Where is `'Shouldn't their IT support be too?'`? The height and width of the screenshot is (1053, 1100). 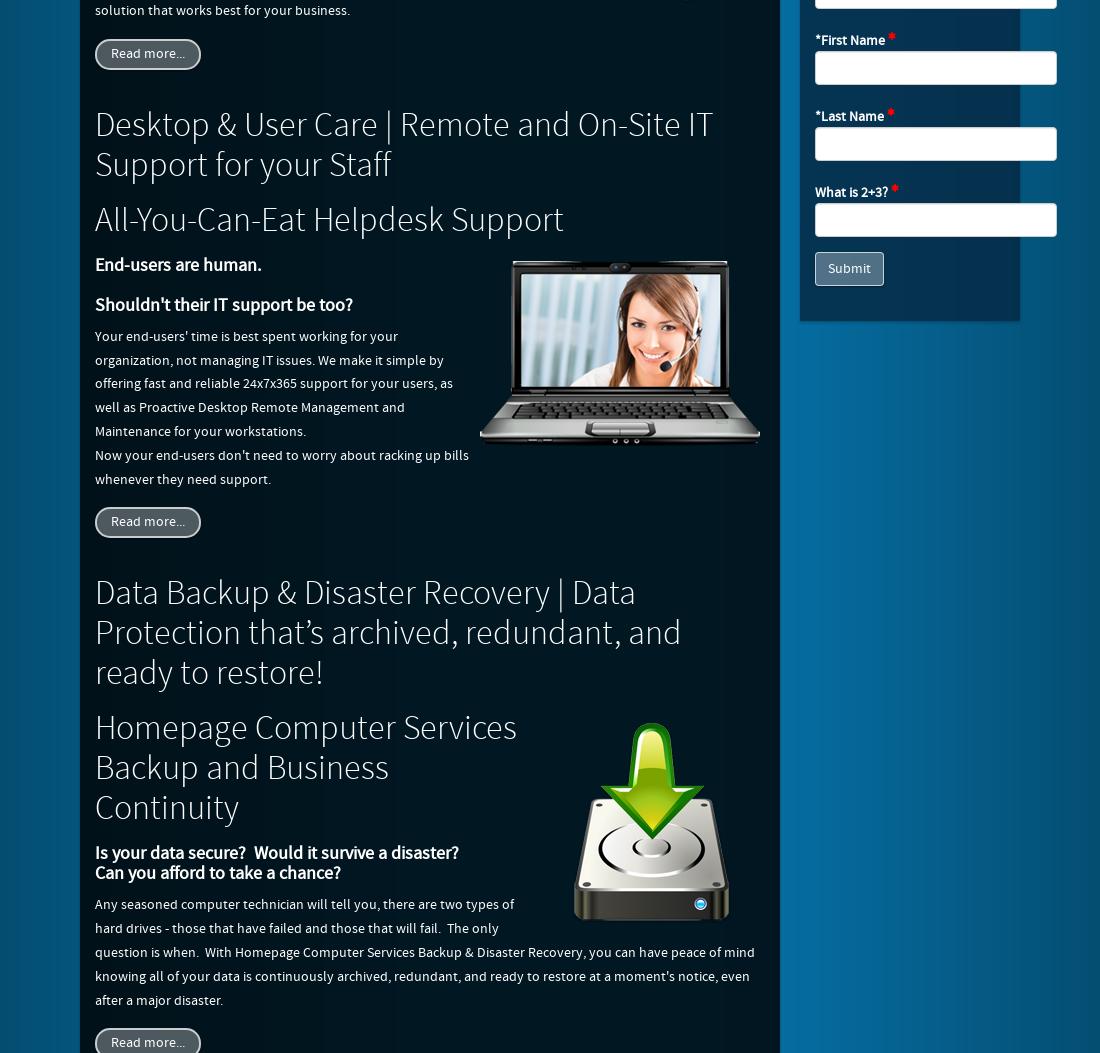
'Shouldn't their IT support be too?' is located at coordinates (95, 304).